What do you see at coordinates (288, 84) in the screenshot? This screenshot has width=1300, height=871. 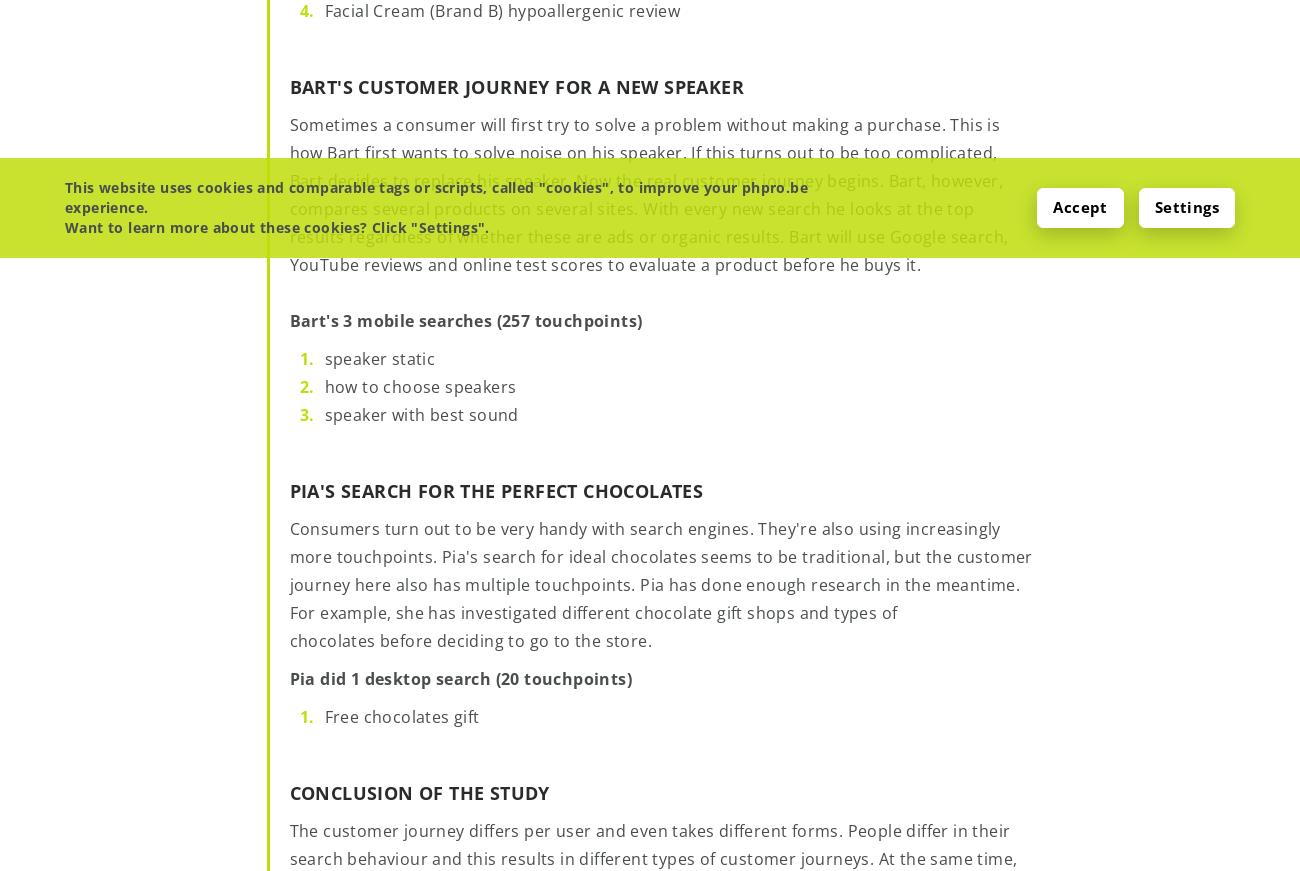 I see `'Bart's customer journey for a new speaker'` at bounding box center [288, 84].